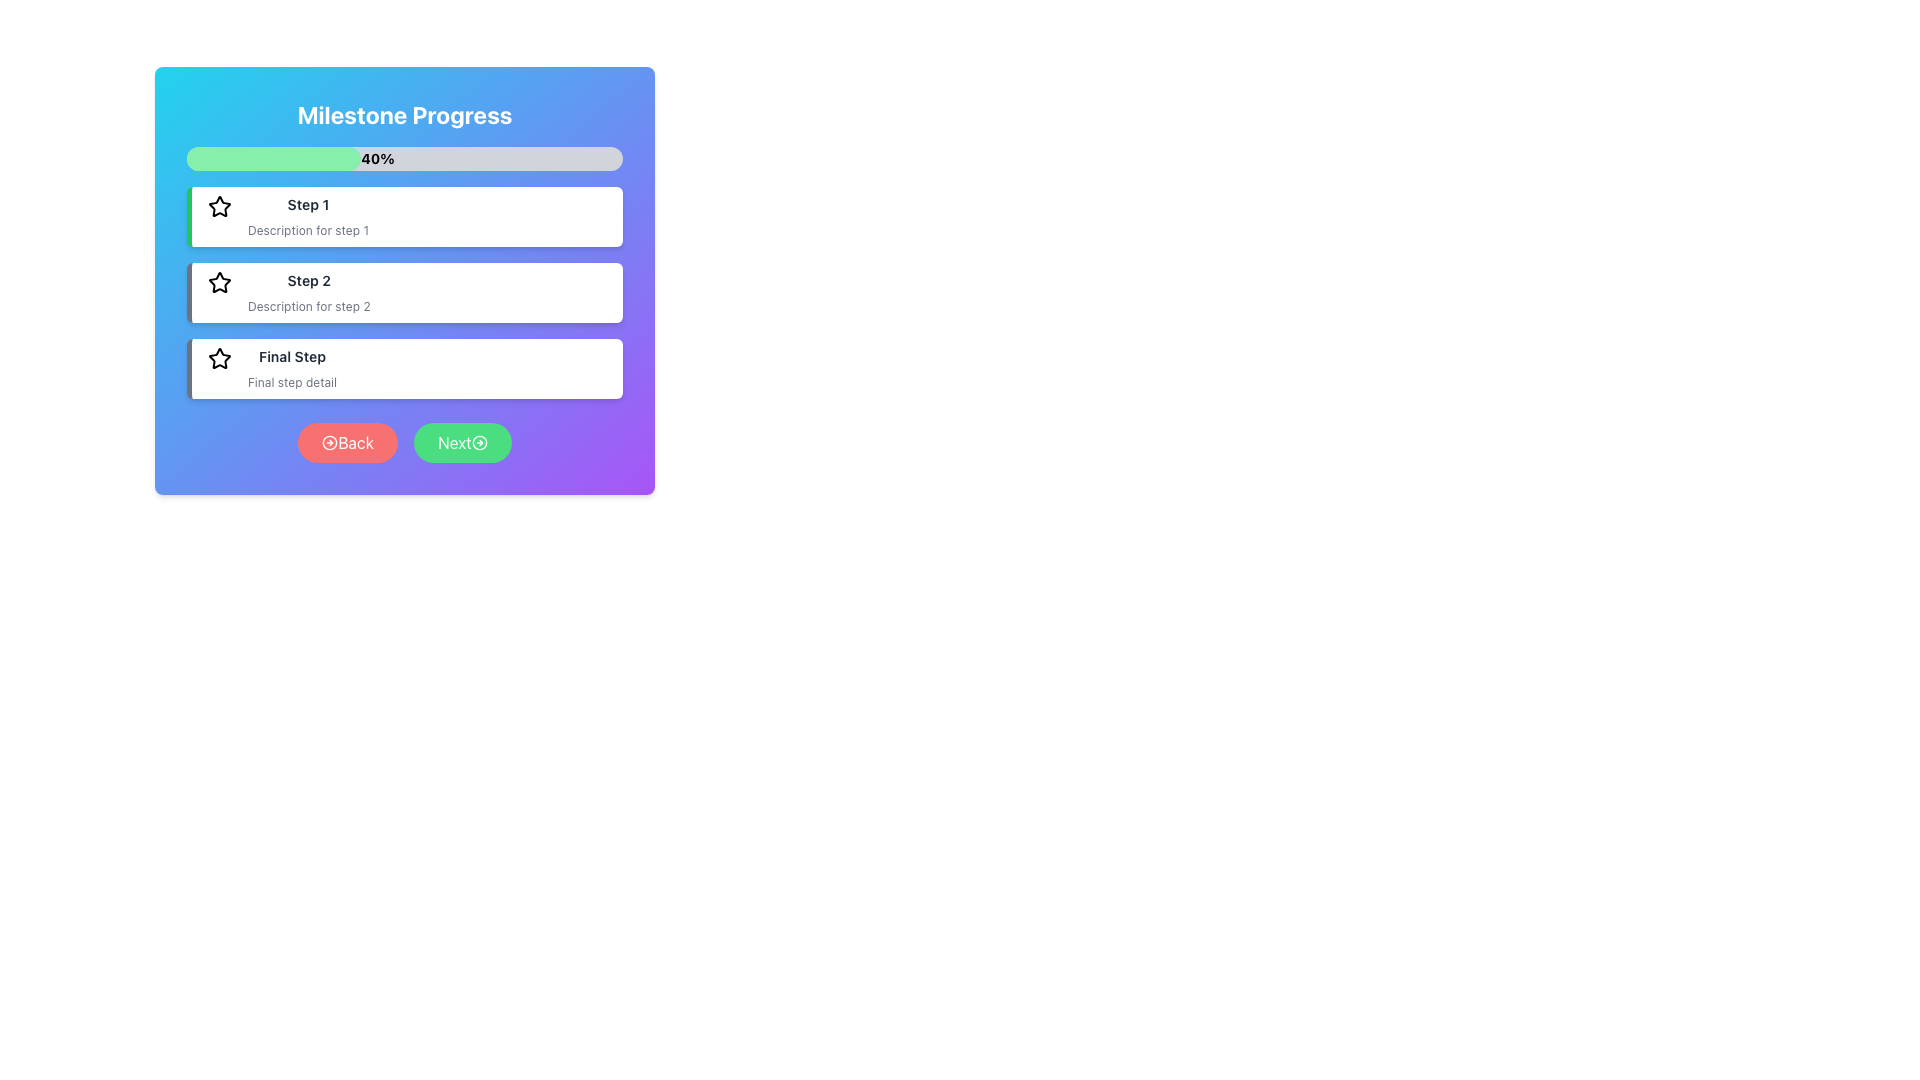 The image size is (1920, 1080). Describe the element at coordinates (307, 204) in the screenshot. I see `the step label text that displays the current step title, located adjacent to a star icon in the first section of a vertical list of steps` at that location.